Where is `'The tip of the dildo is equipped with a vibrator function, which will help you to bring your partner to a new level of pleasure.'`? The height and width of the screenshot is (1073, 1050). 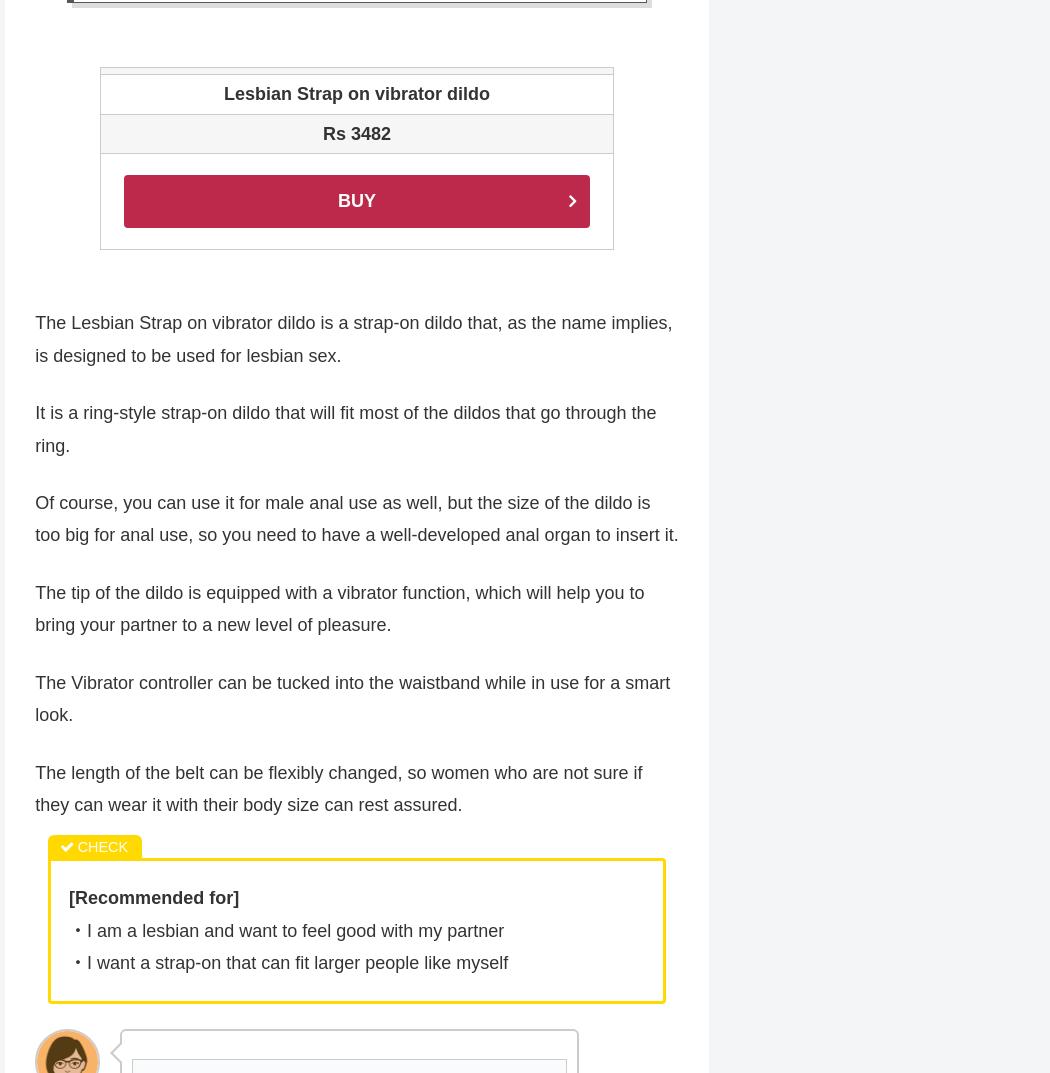
'The tip of the dildo is equipped with a vibrator function, which will help you to bring your partner to a new level of pleasure.' is located at coordinates (338, 609).